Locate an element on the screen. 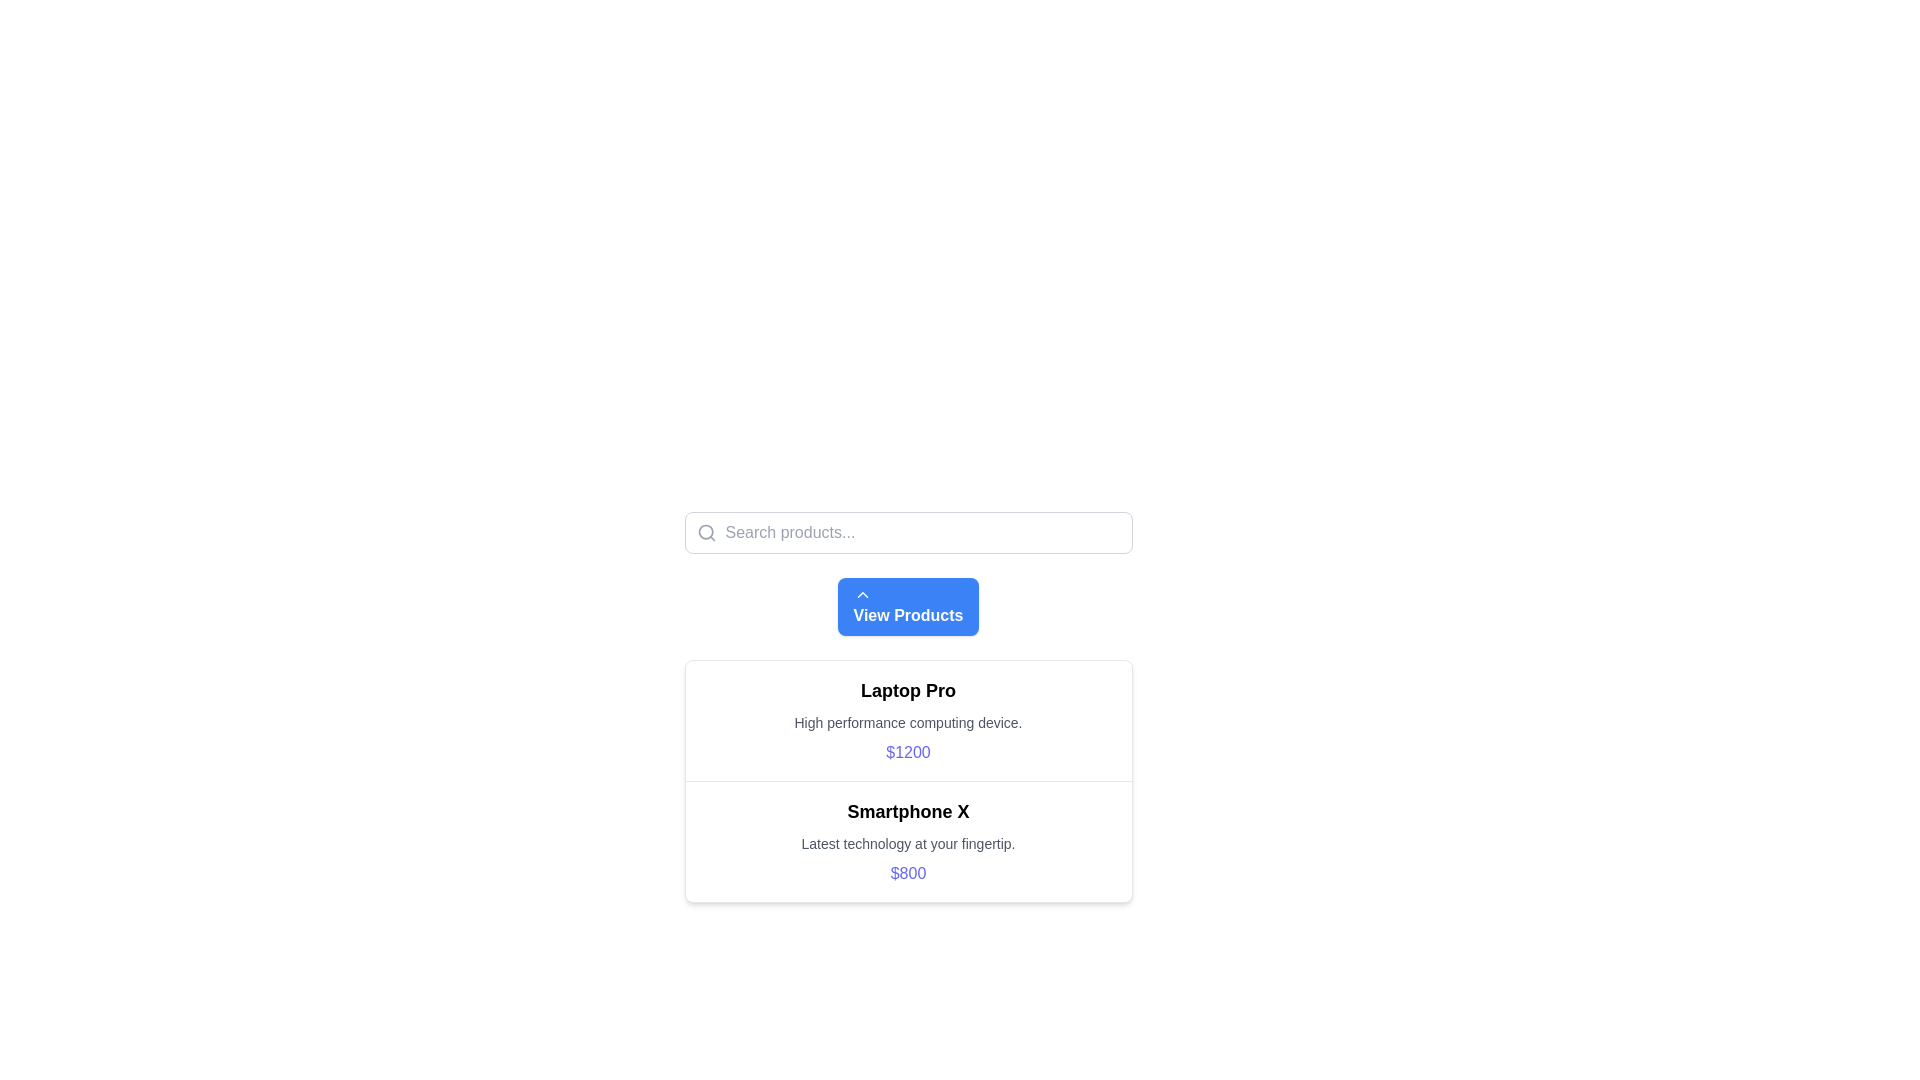 Image resolution: width=1920 pixels, height=1080 pixels. chevron icon located at the central upper region of the 'View Products' button for details is located at coordinates (862, 593).